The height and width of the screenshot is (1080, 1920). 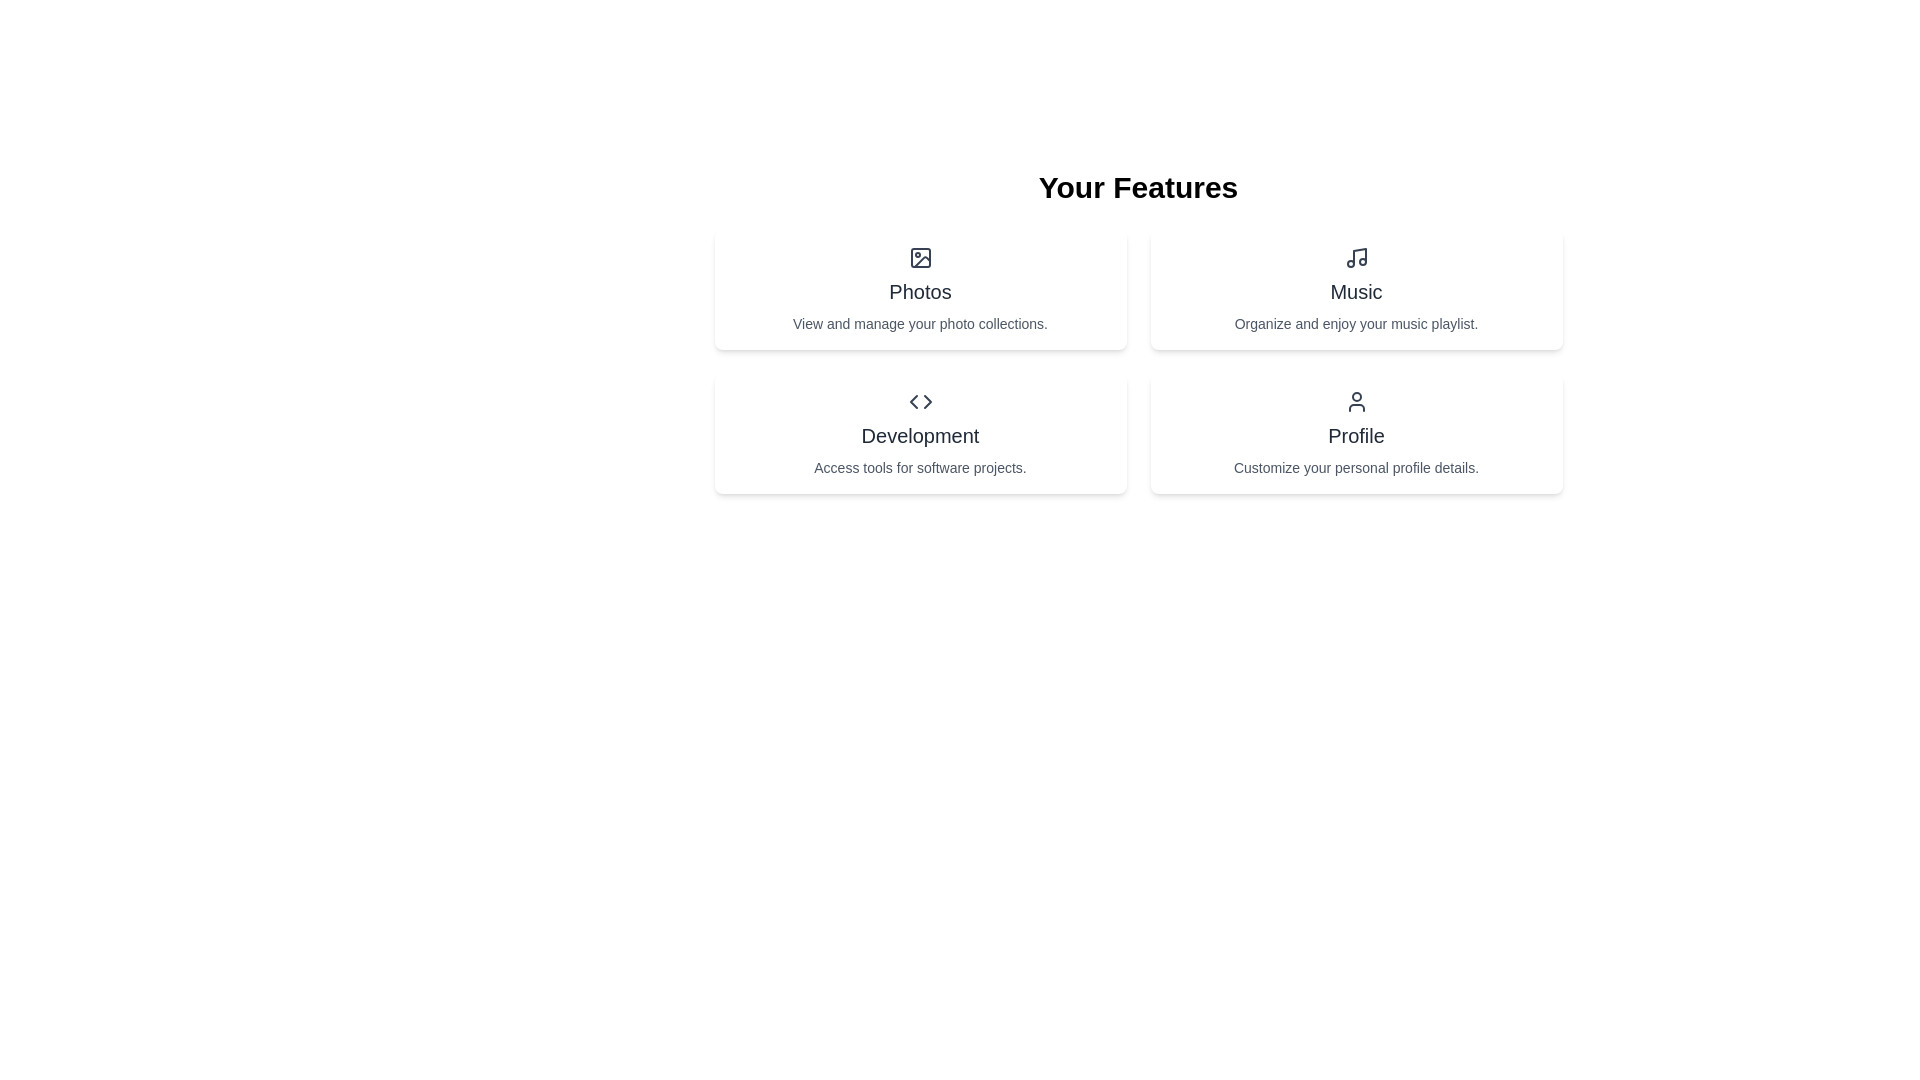 I want to click on the text box that contains the descriptive sentence 'Access tools for software projects' in a smaller, gray font, located at the bottom of the 'Development' panel, so click(x=919, y=467).